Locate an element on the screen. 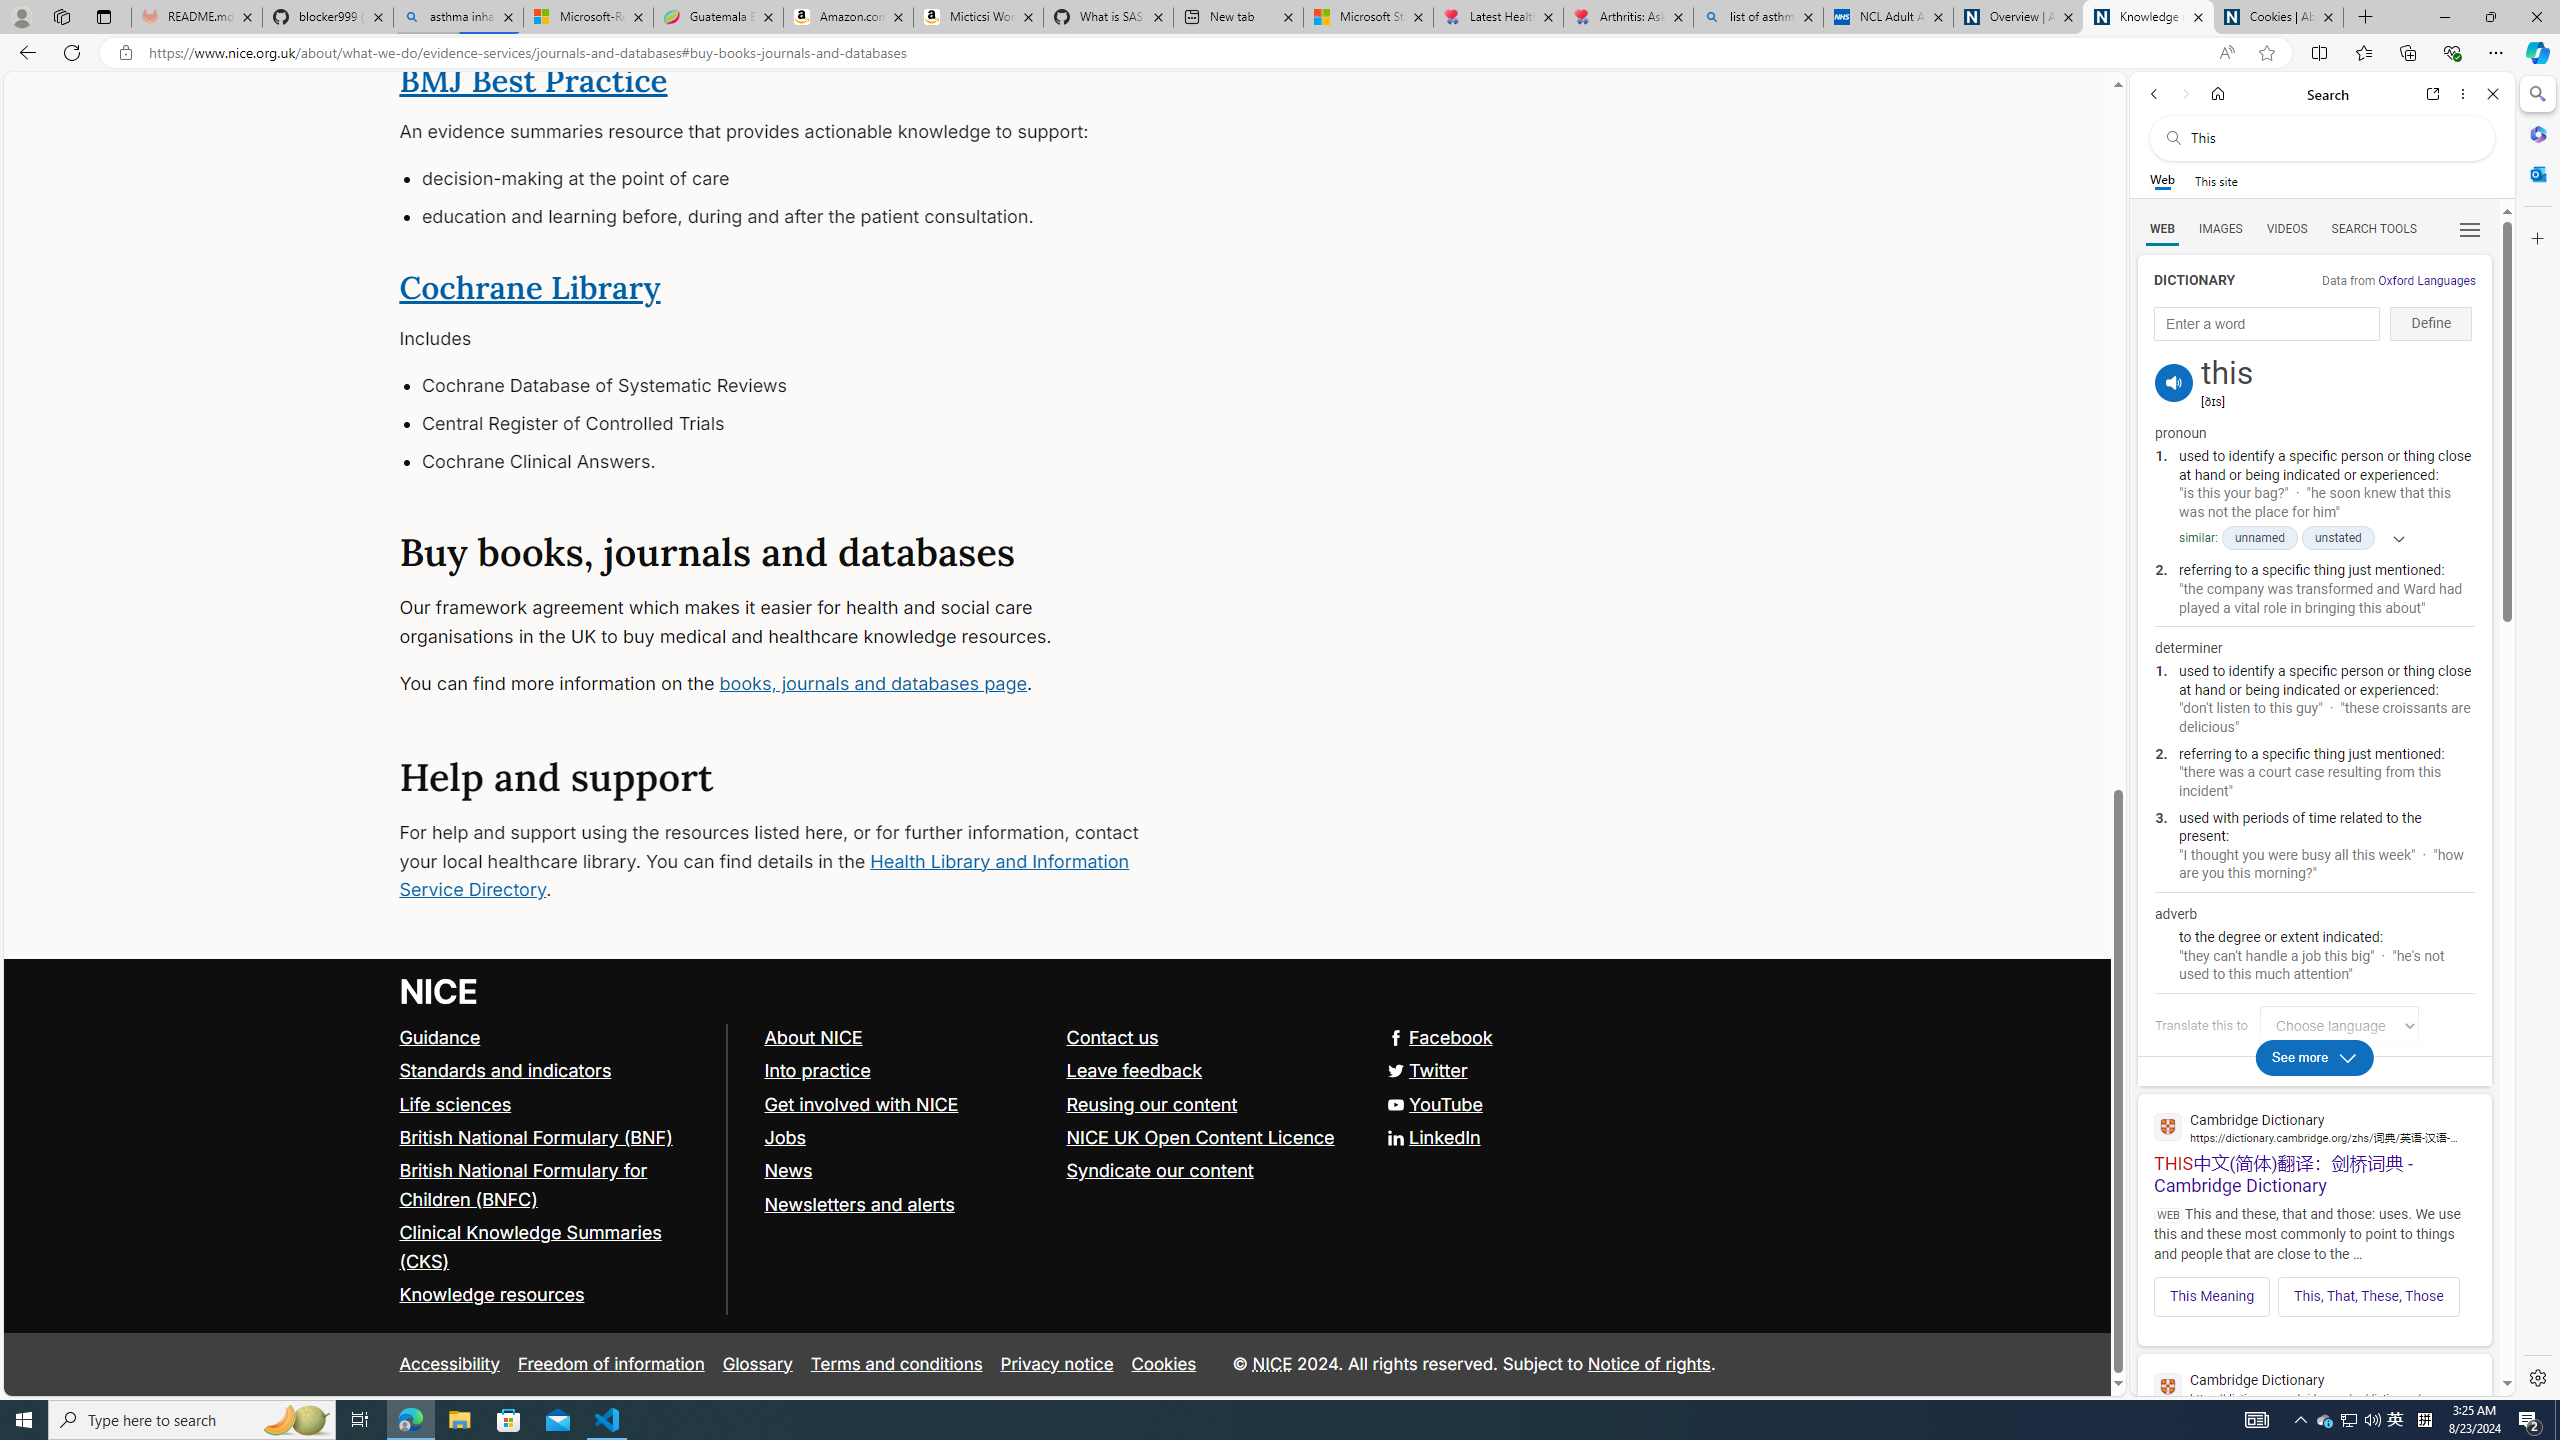 Image resolution: width=2560 pixels, height=1440 pixels. 'See more' is located at coordinates (2315, 1057).